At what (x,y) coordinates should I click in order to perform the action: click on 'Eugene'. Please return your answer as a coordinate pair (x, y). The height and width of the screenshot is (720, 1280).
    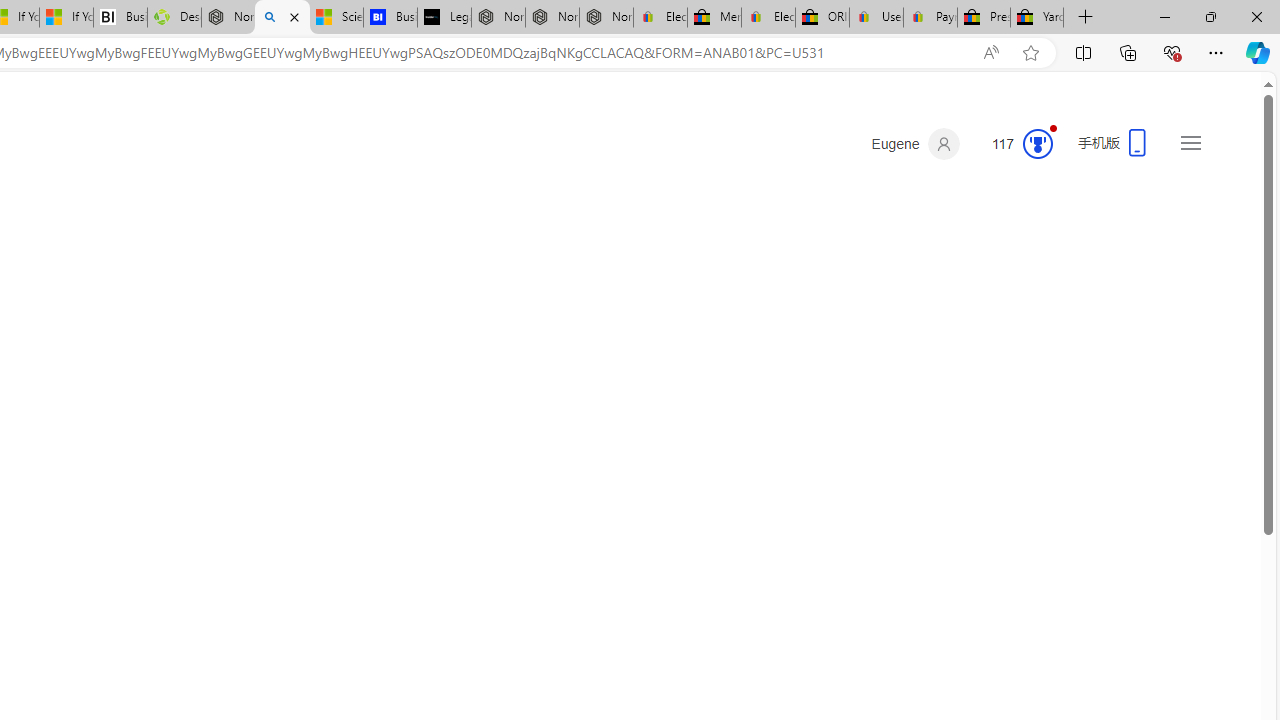
    Looking at the image, I should click on (914, 143).